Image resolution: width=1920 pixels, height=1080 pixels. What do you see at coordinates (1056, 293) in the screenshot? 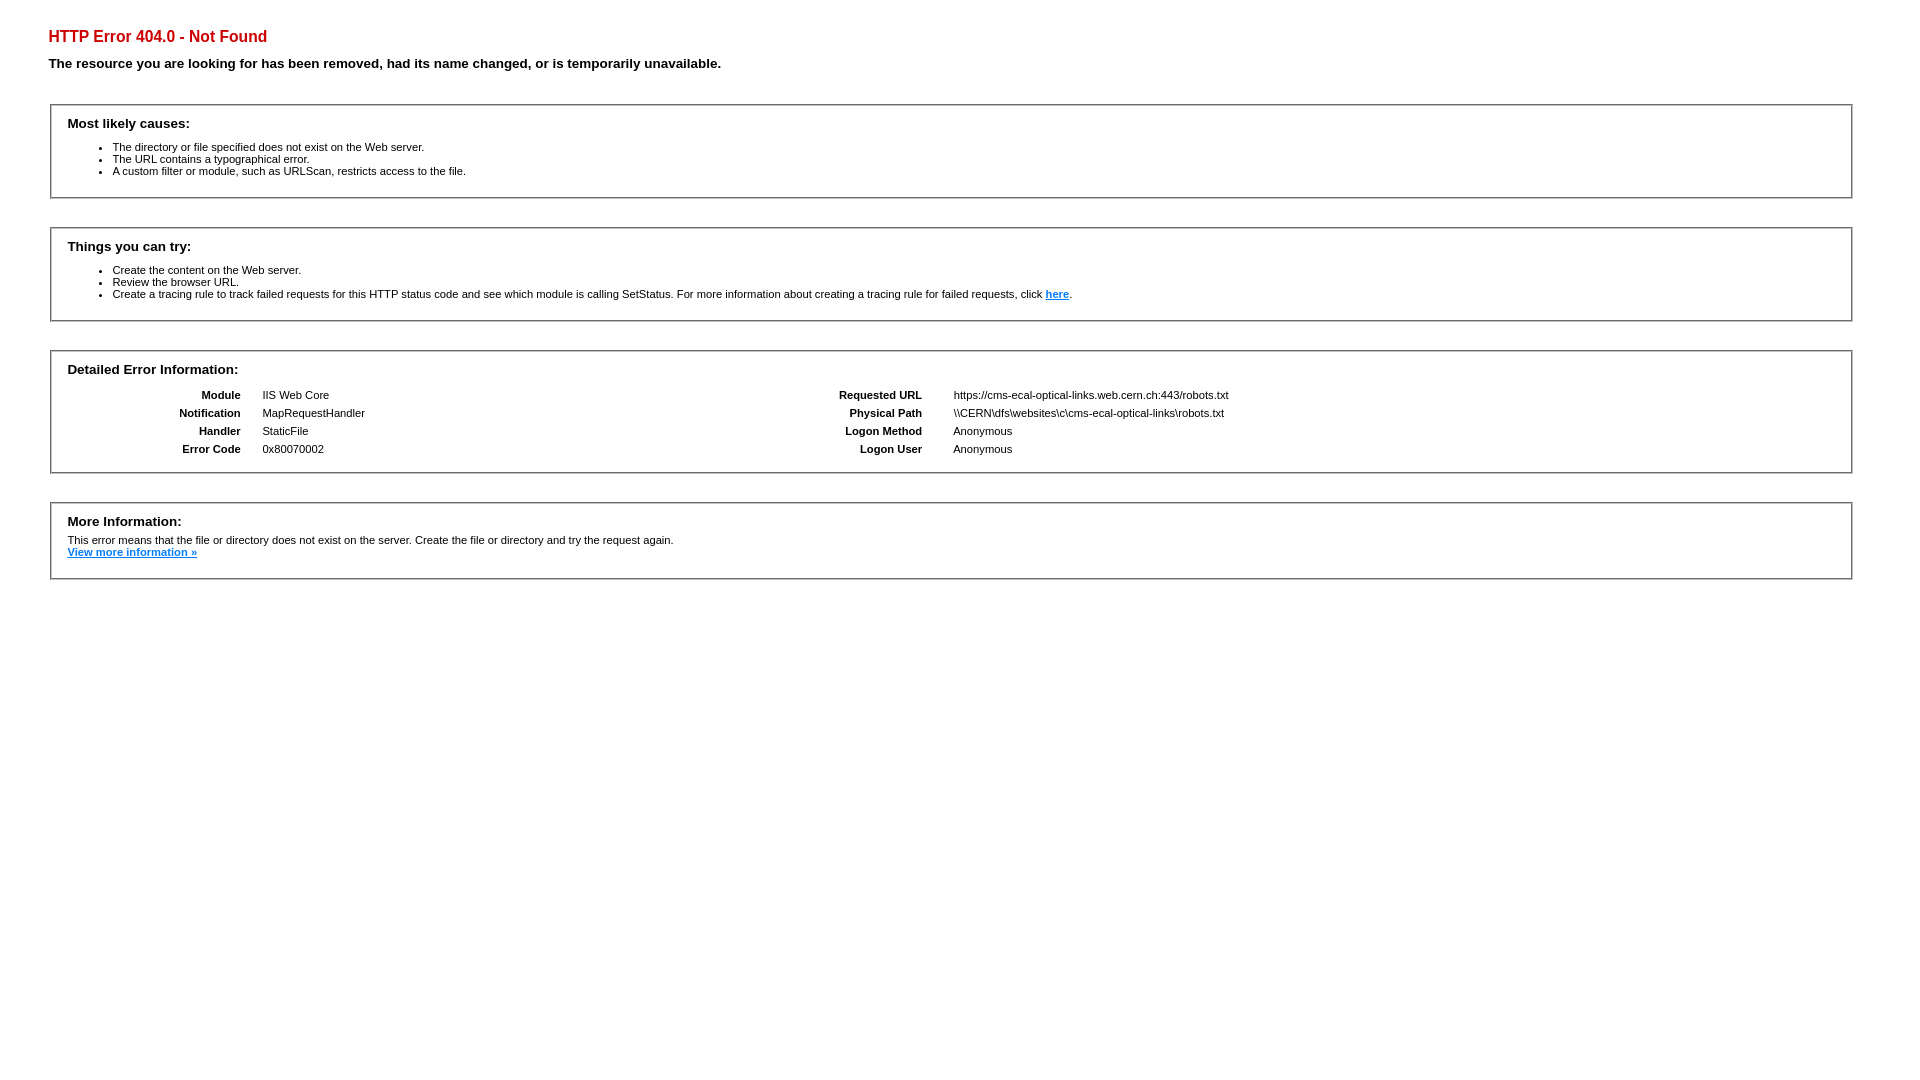
I see `'here'` at bounding box center [1056, 293].